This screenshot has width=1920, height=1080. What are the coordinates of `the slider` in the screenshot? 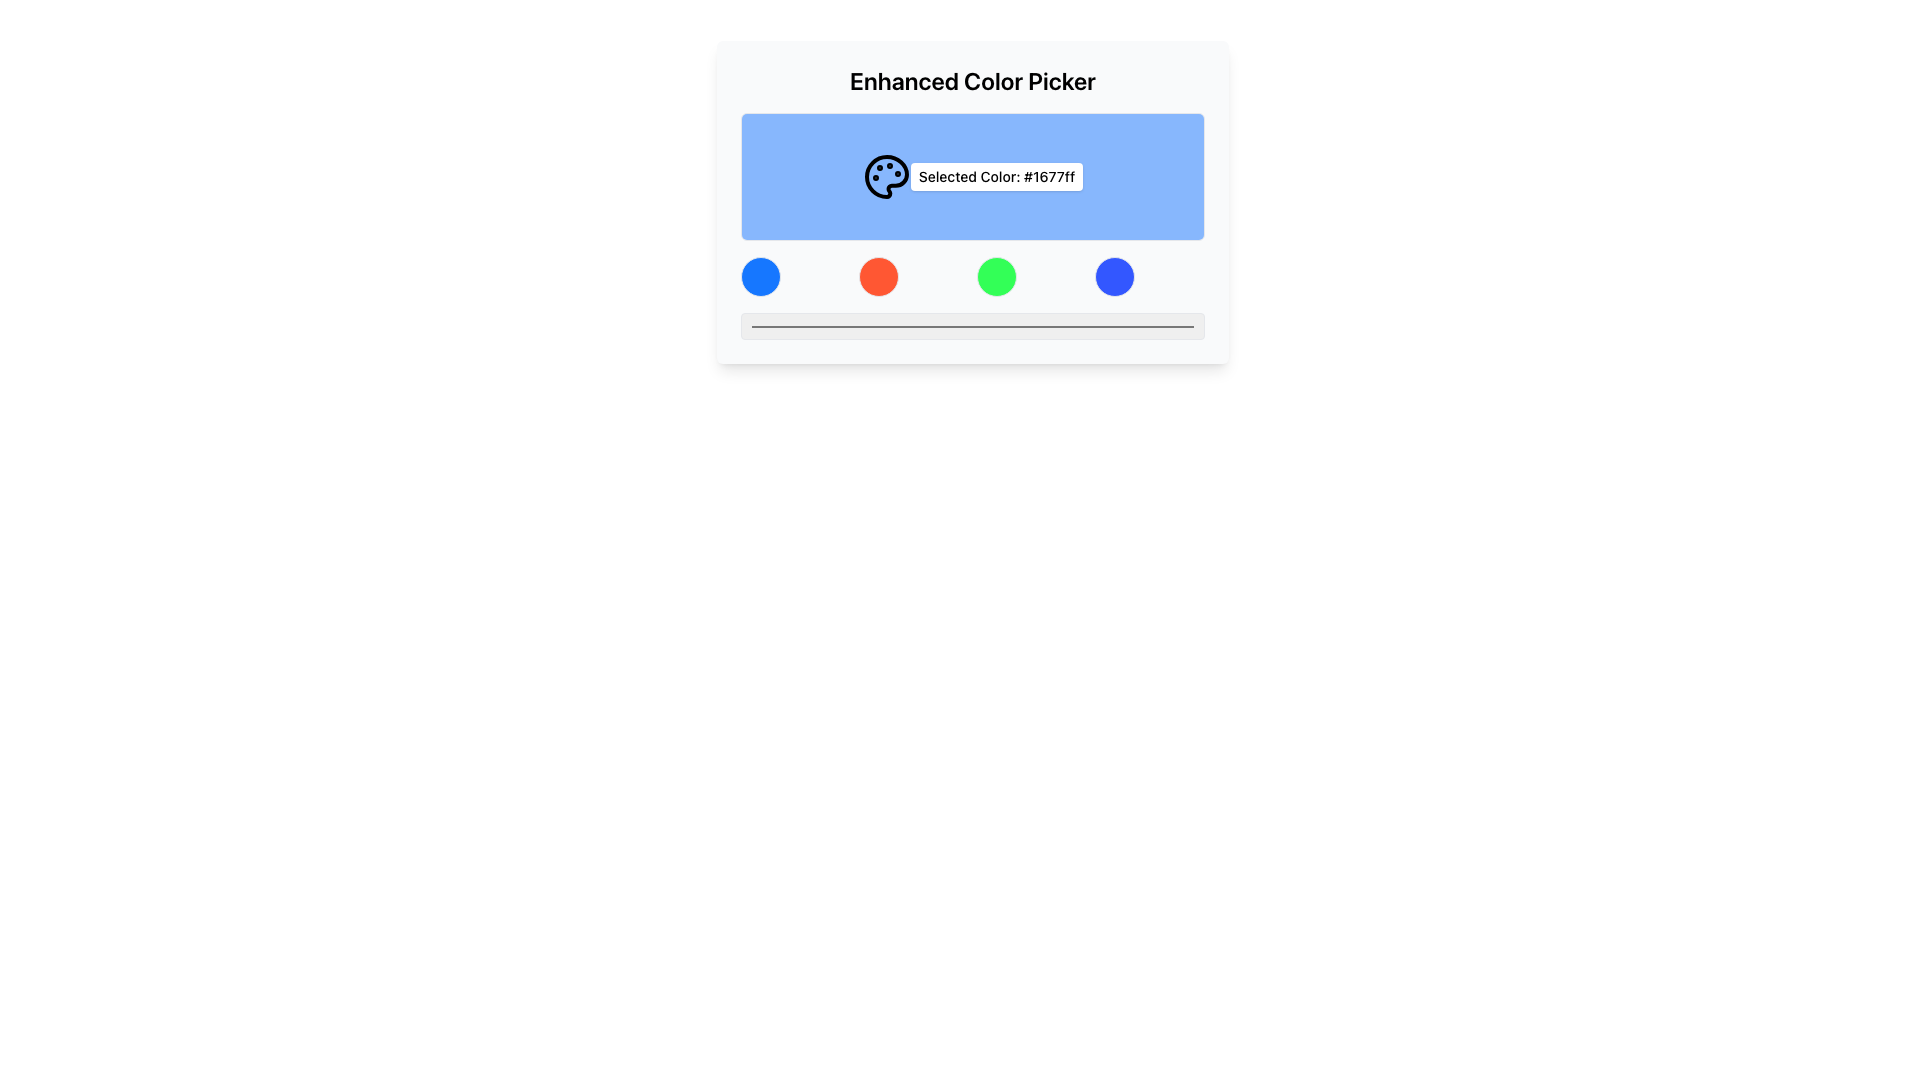 It's located at (1041, 325).